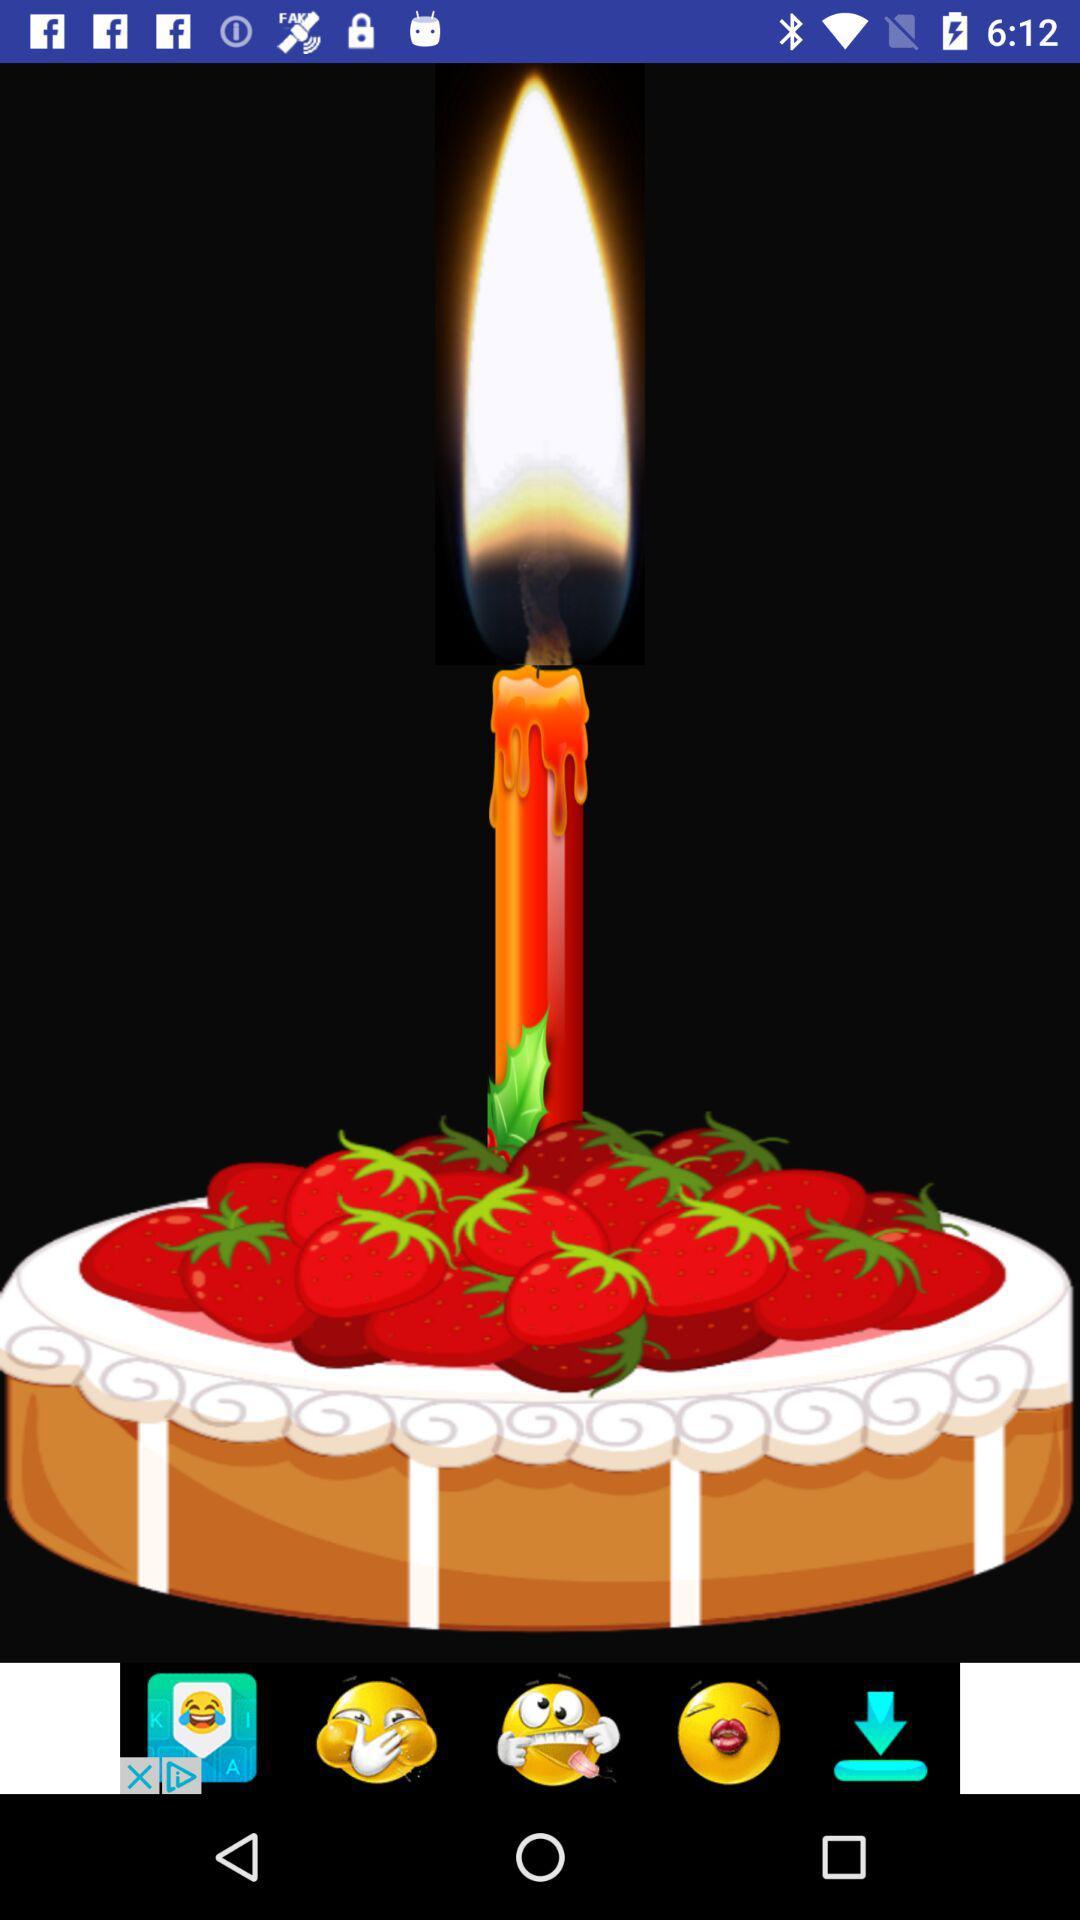  I want to click on click discriiption, so click(540, 1727).